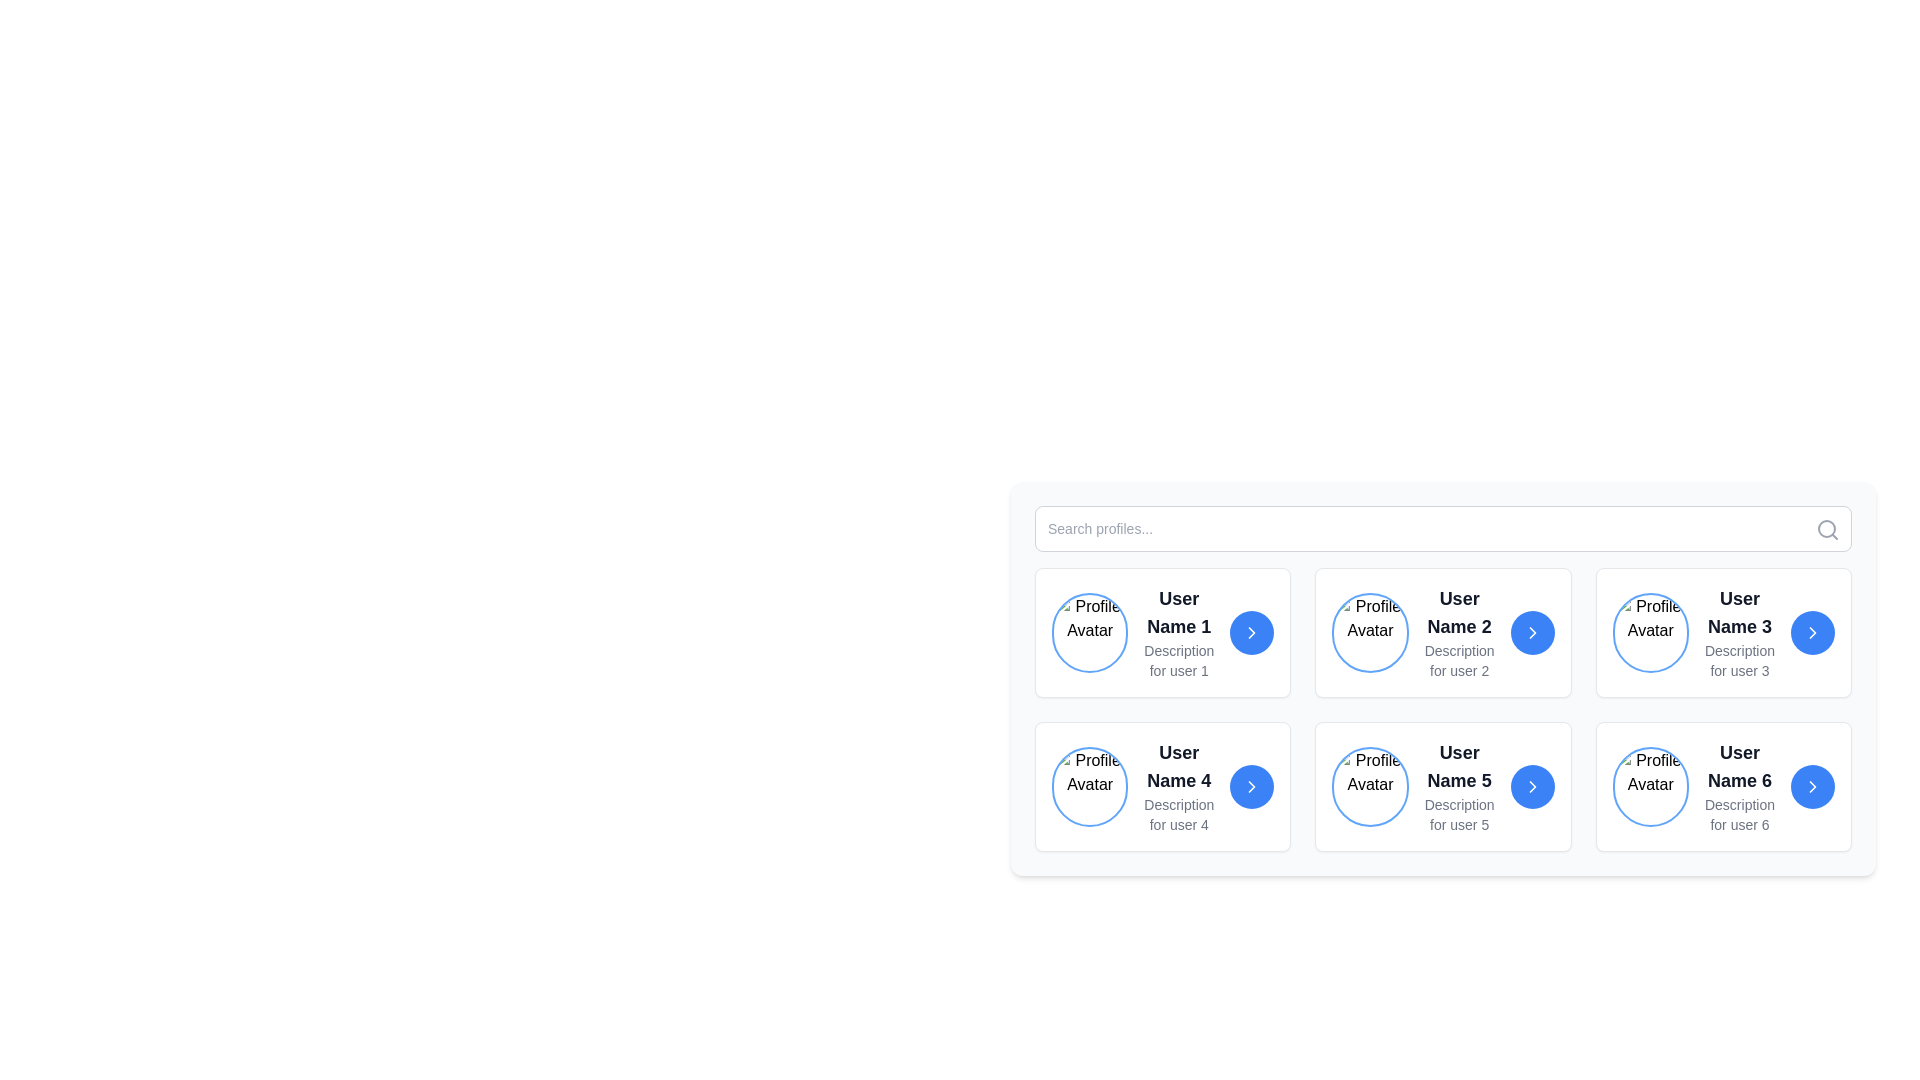 The width and height of the screenshot is (1920, 1080). I want to click on the circular user profile picture image with a blue border located in the user profile card for 'User Name 5', which is the first item in the lower row of the grid layout, so click(1369, 785).